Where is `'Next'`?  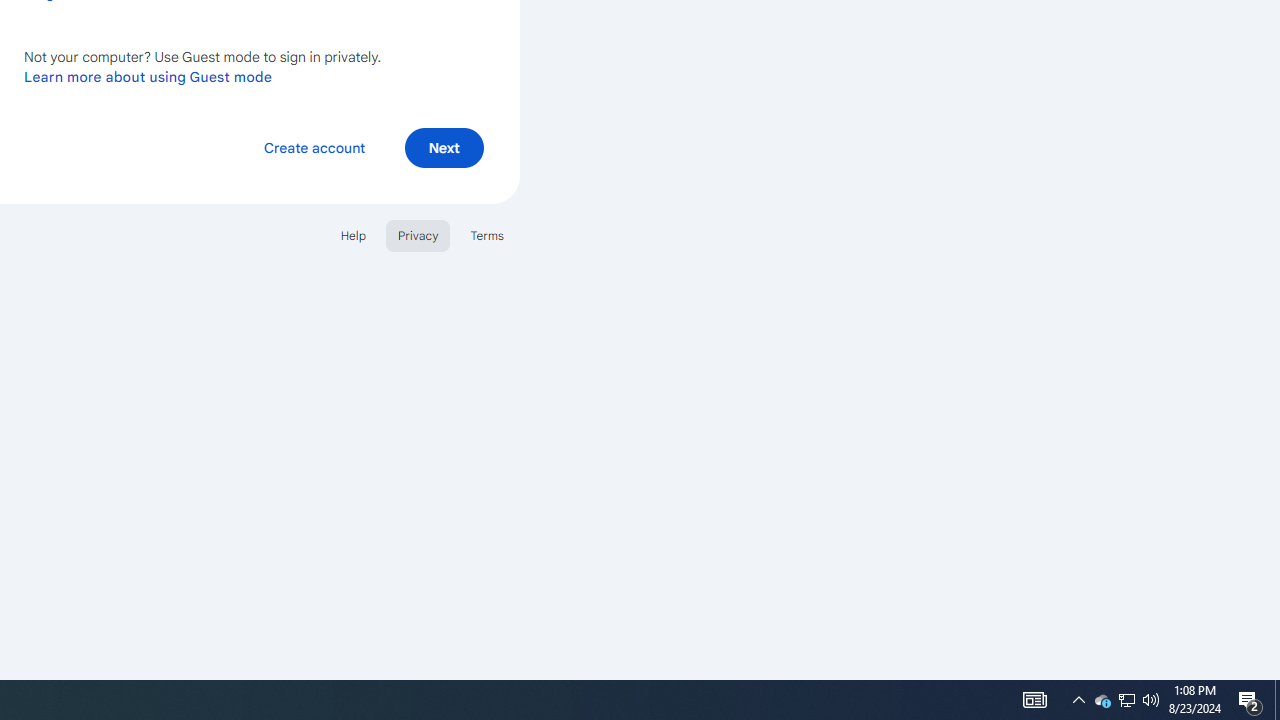
'Next' is located at coordinates (443, 146).